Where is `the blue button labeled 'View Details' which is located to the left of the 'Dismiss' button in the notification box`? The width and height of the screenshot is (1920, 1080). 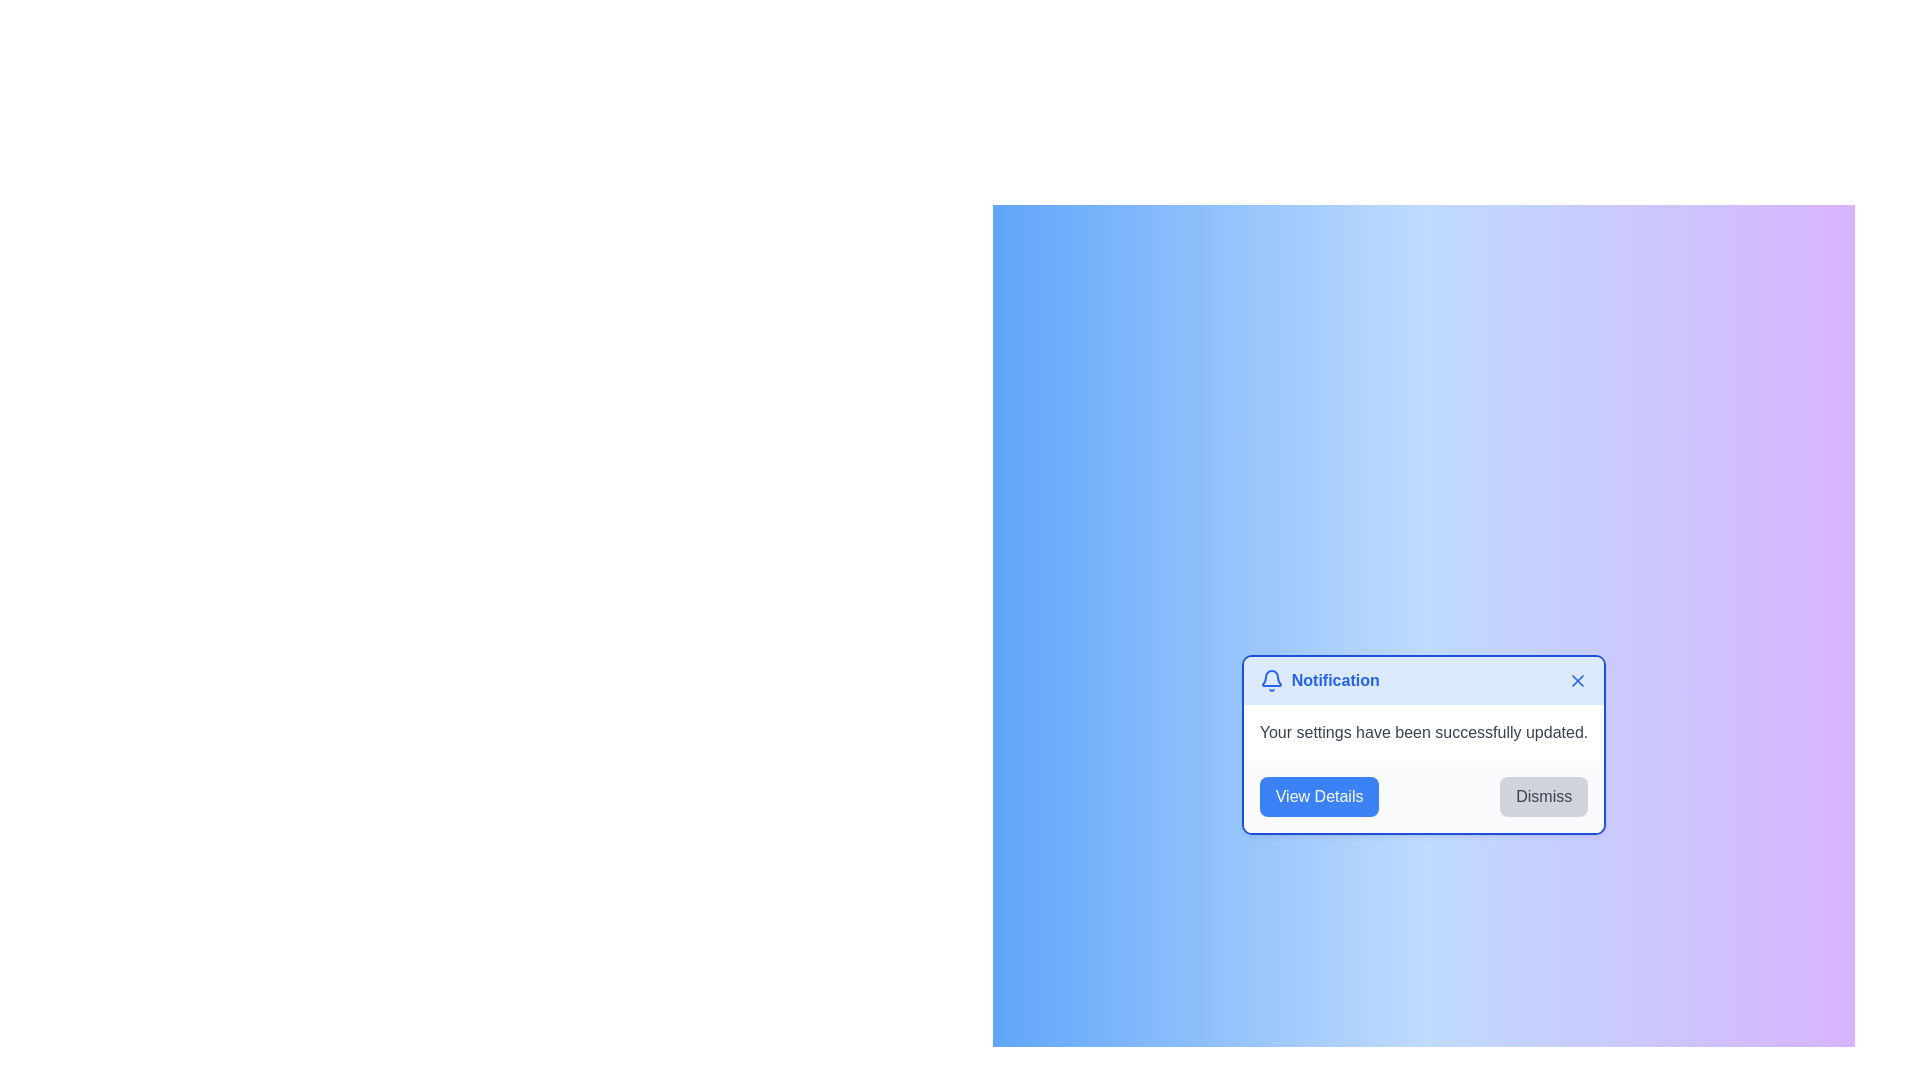 the blue button labeled 'View Details' which is located to the left of the 'Dismiss' button in the notification box is located at coordinates (1319, 796).